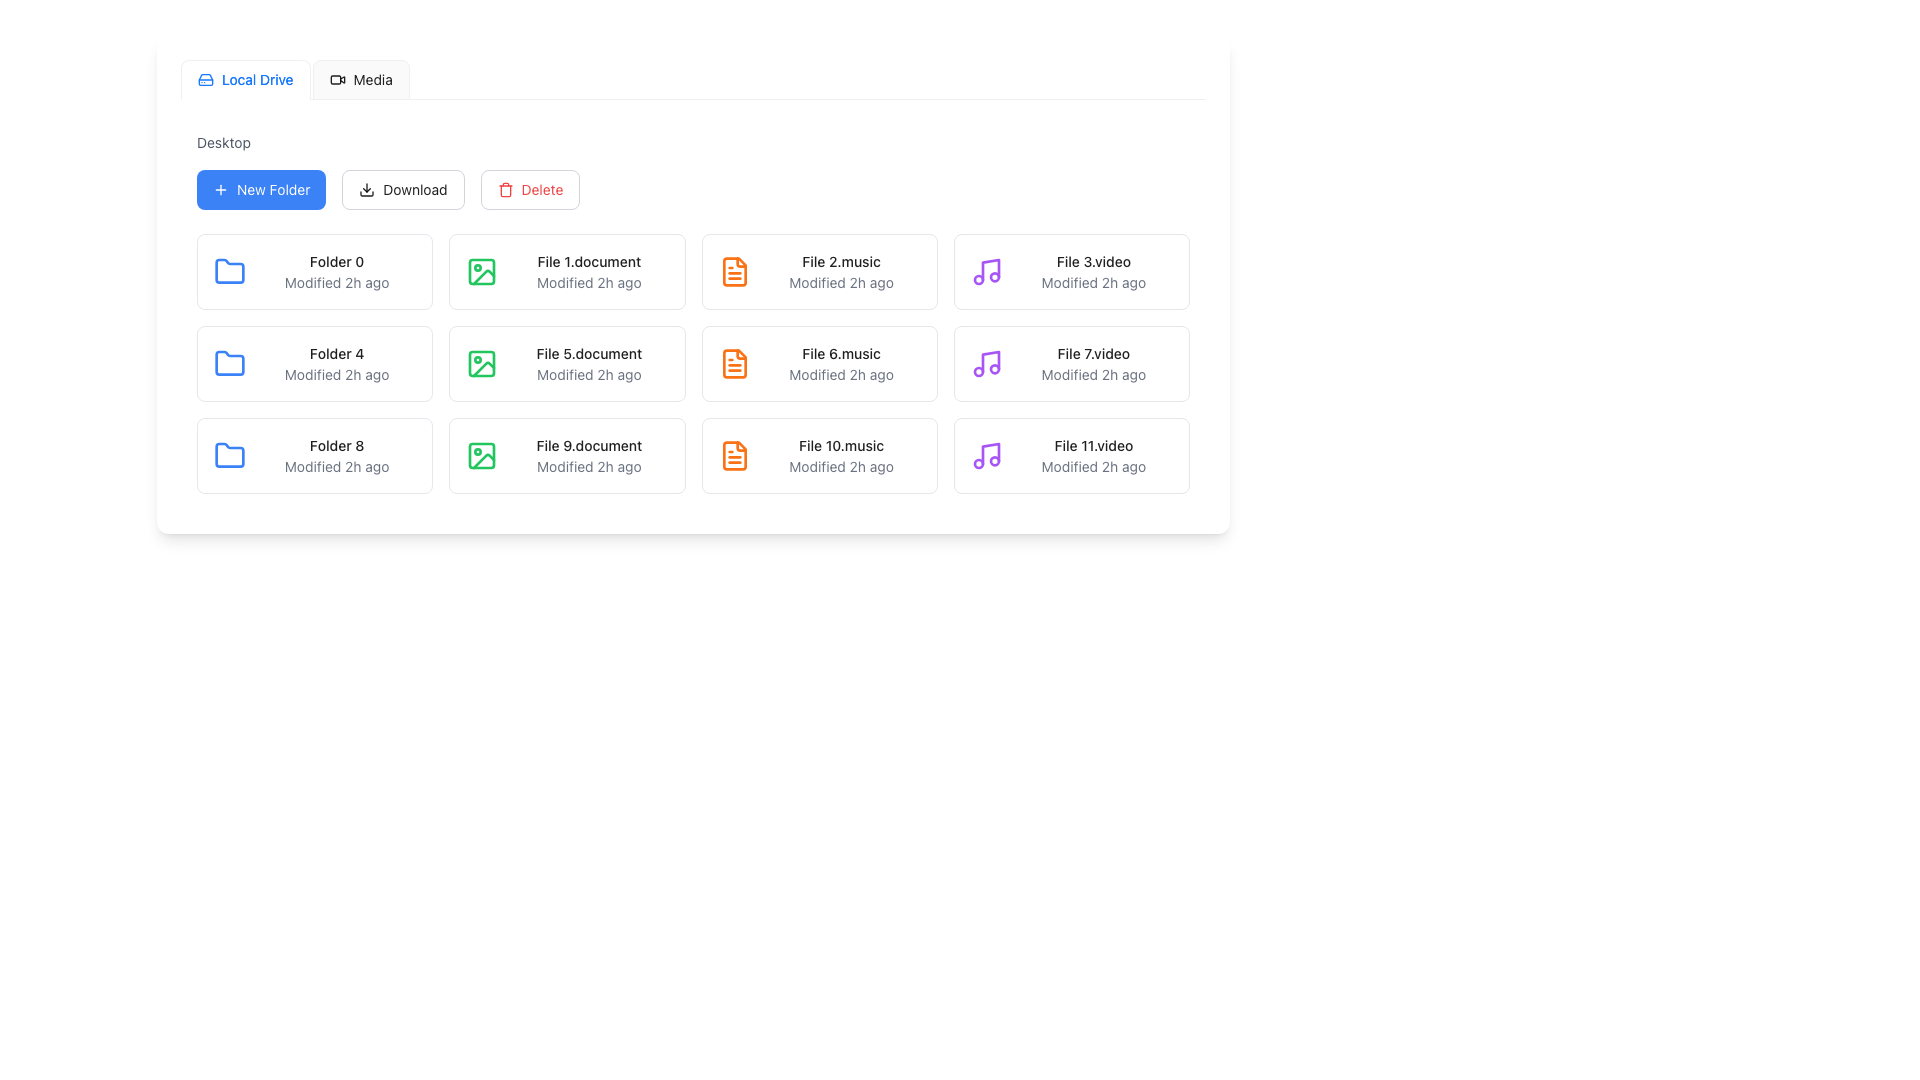 The width and height of the screenshot is (1920, 1080). What do you see at coordinates (841, 466) in the screenshot?
I see `the text label that reads 'Modified 2h ago', which is located below the file name 'File 10.music' in the lower-right portion of the layout` at bounding box center [841, 466].